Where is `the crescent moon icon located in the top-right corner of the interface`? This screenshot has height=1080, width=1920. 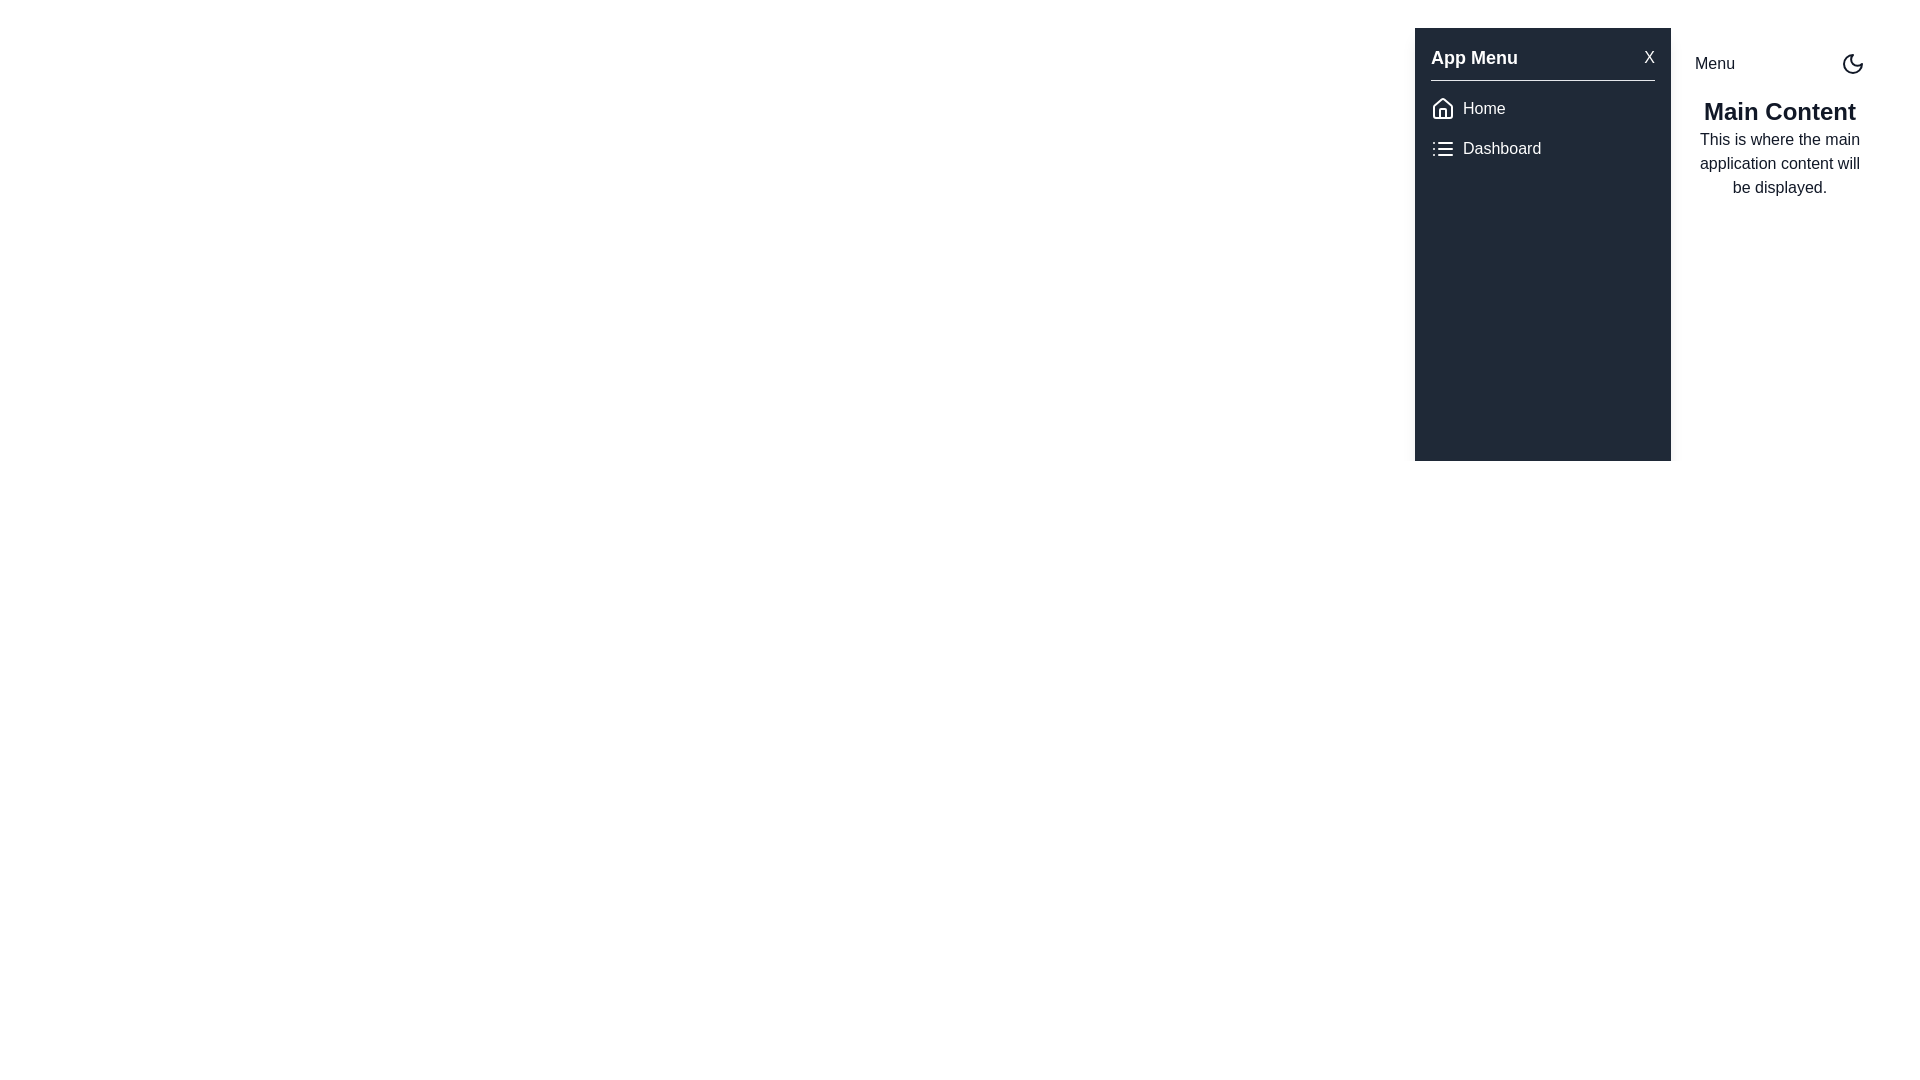
the crescent moon icon located in the top-right corner of the interface is located at coordinates (1851, 63).